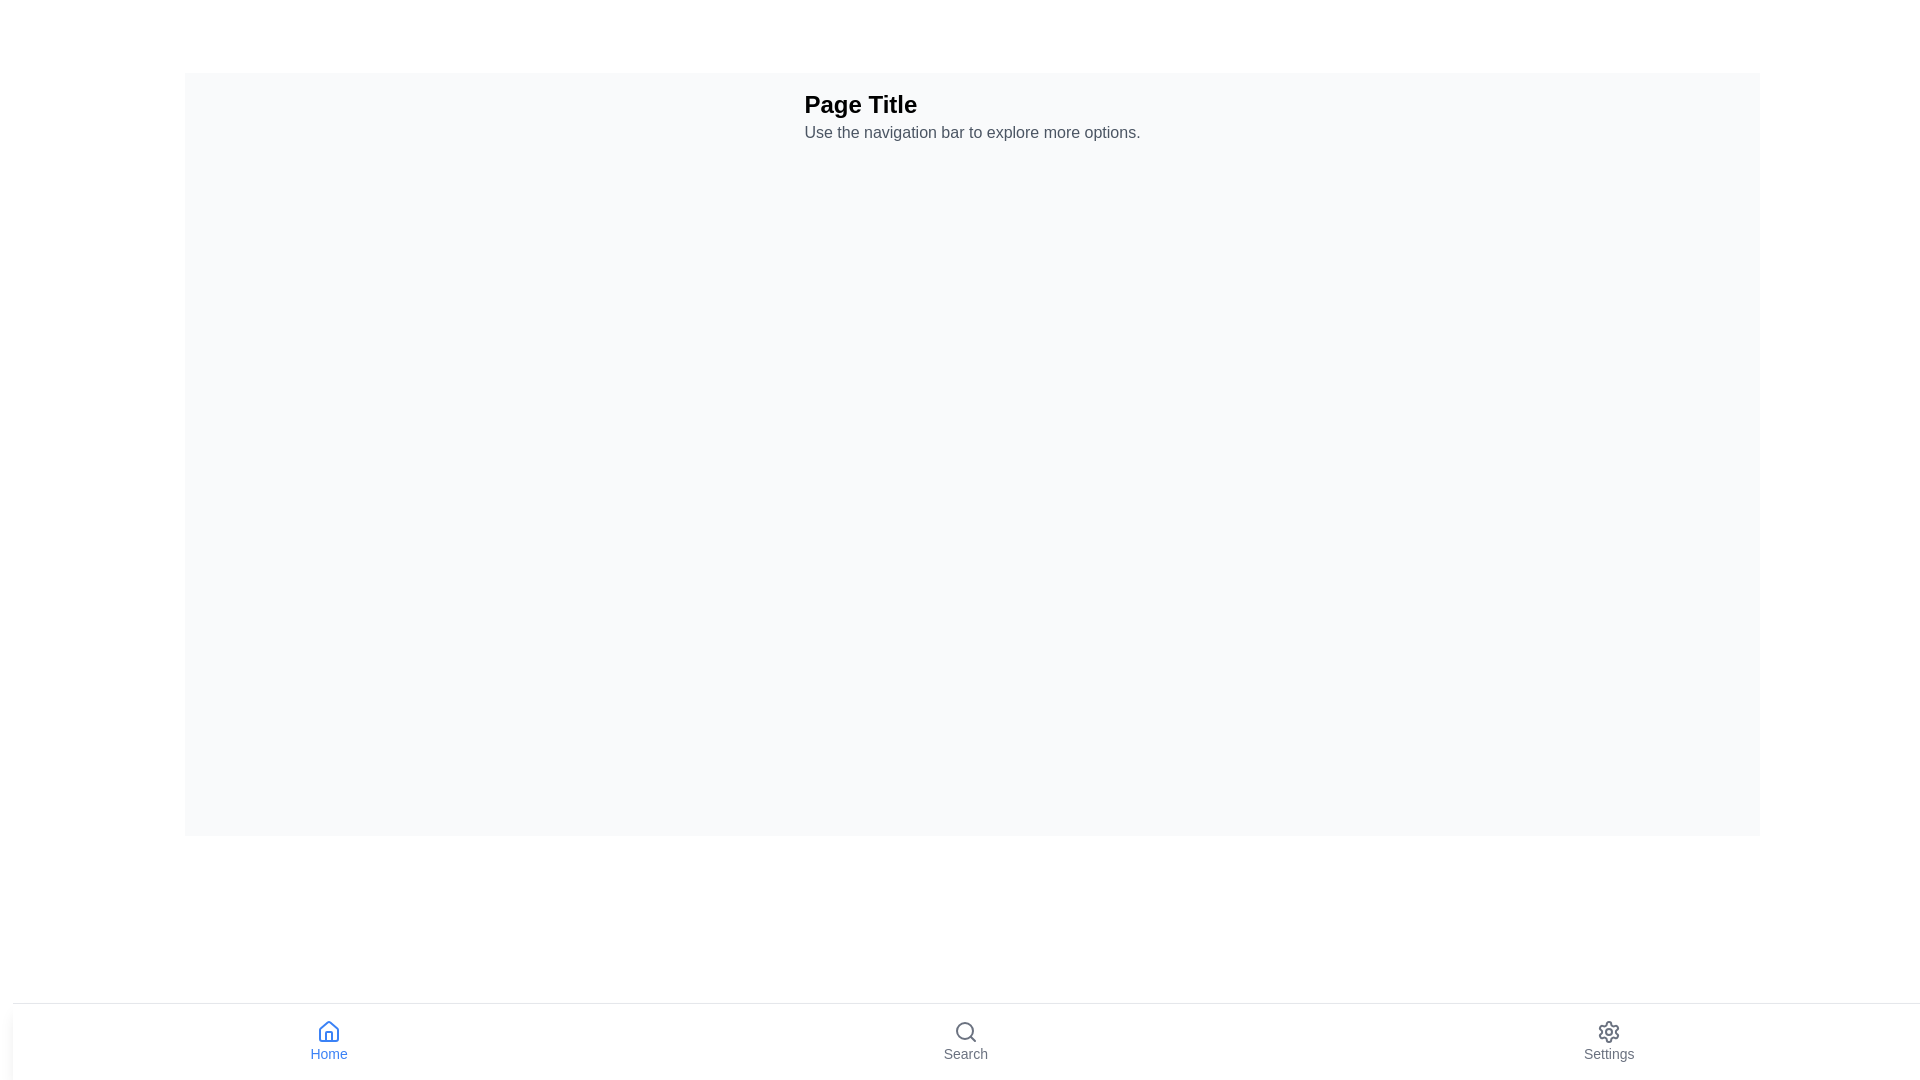 The image size is (1920, 1080). What do you see at coordinates (964, 1030) in the screenshot?
I see `the inner circular shape of the search icon located in the navigation bar at the bottom of the interface` at bounding box center [964, 1030].